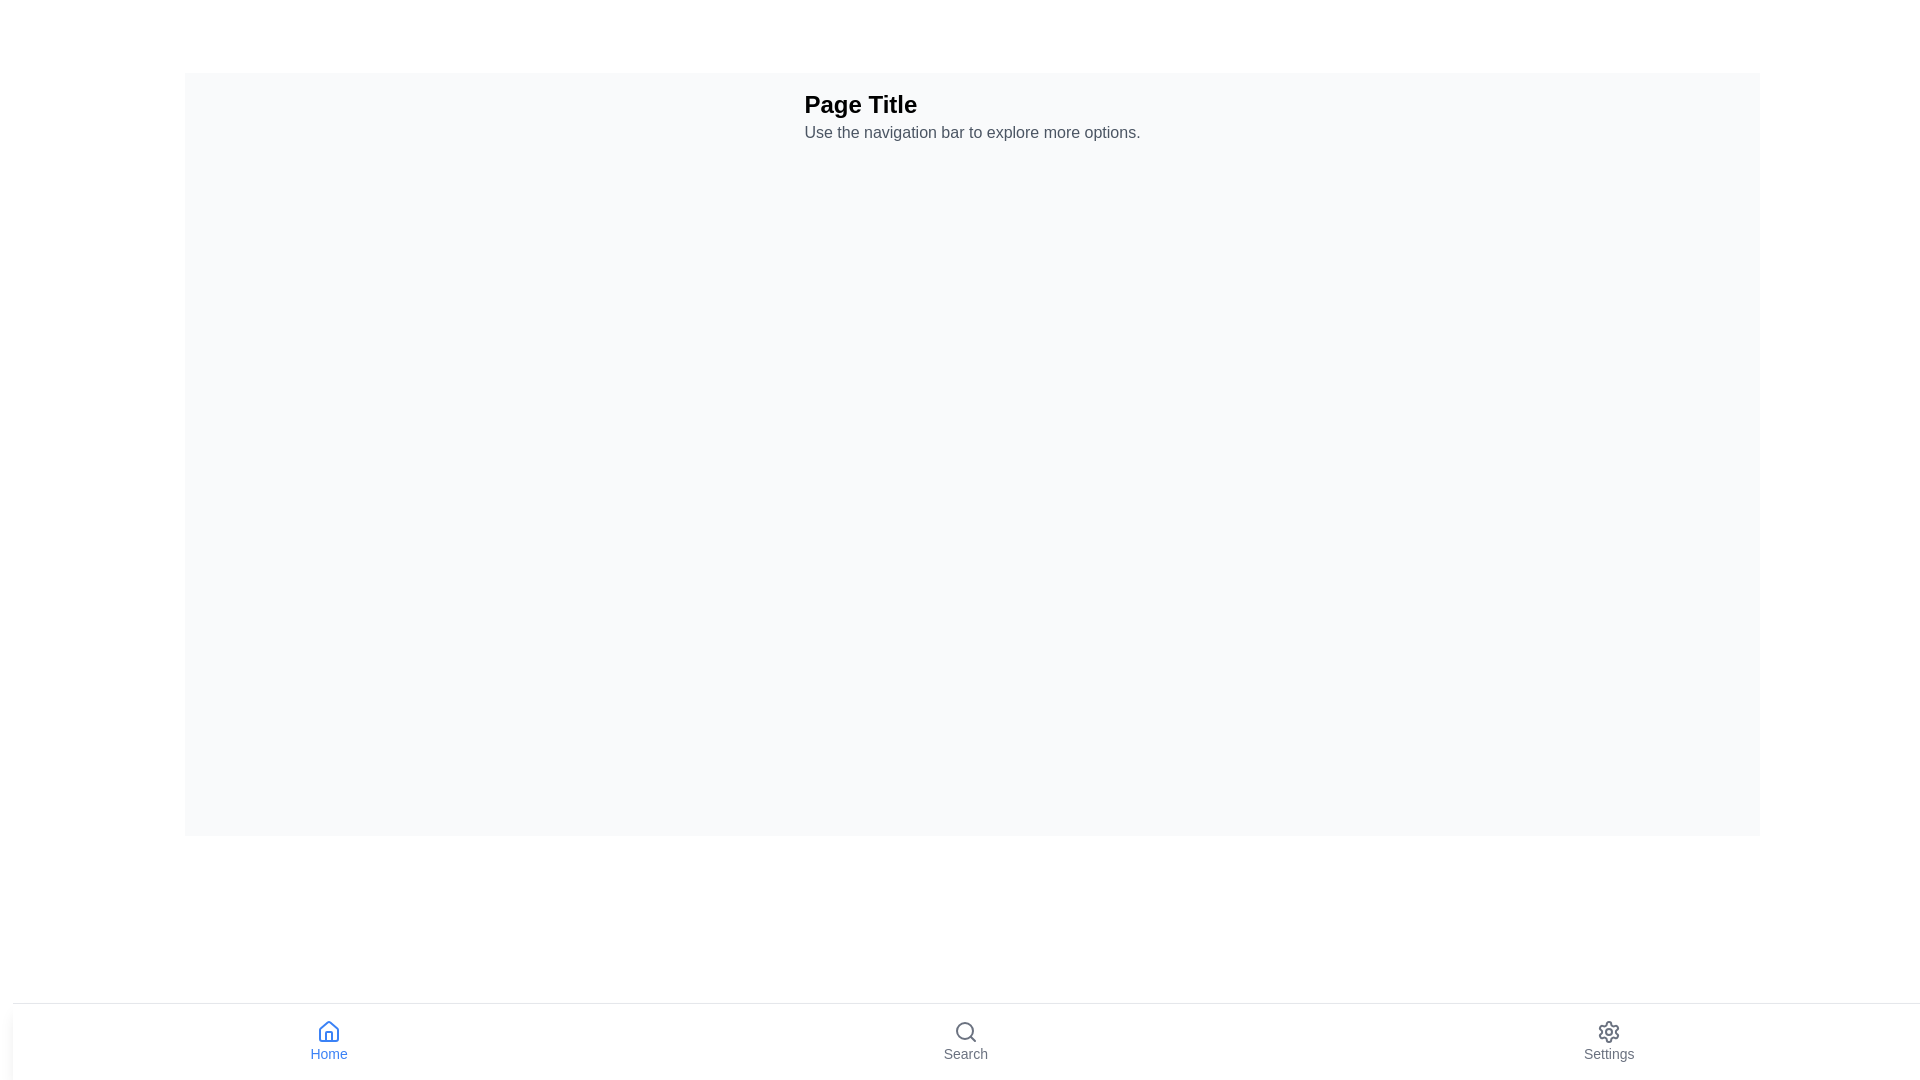 The image size is (1920, 1080). What do you see at coordinates (964, 1030) in the screenshot?
I see `the inner circular shape of the search icon located in the navigation bar at the bottom of the interface` at bounding box center [964, 1030].